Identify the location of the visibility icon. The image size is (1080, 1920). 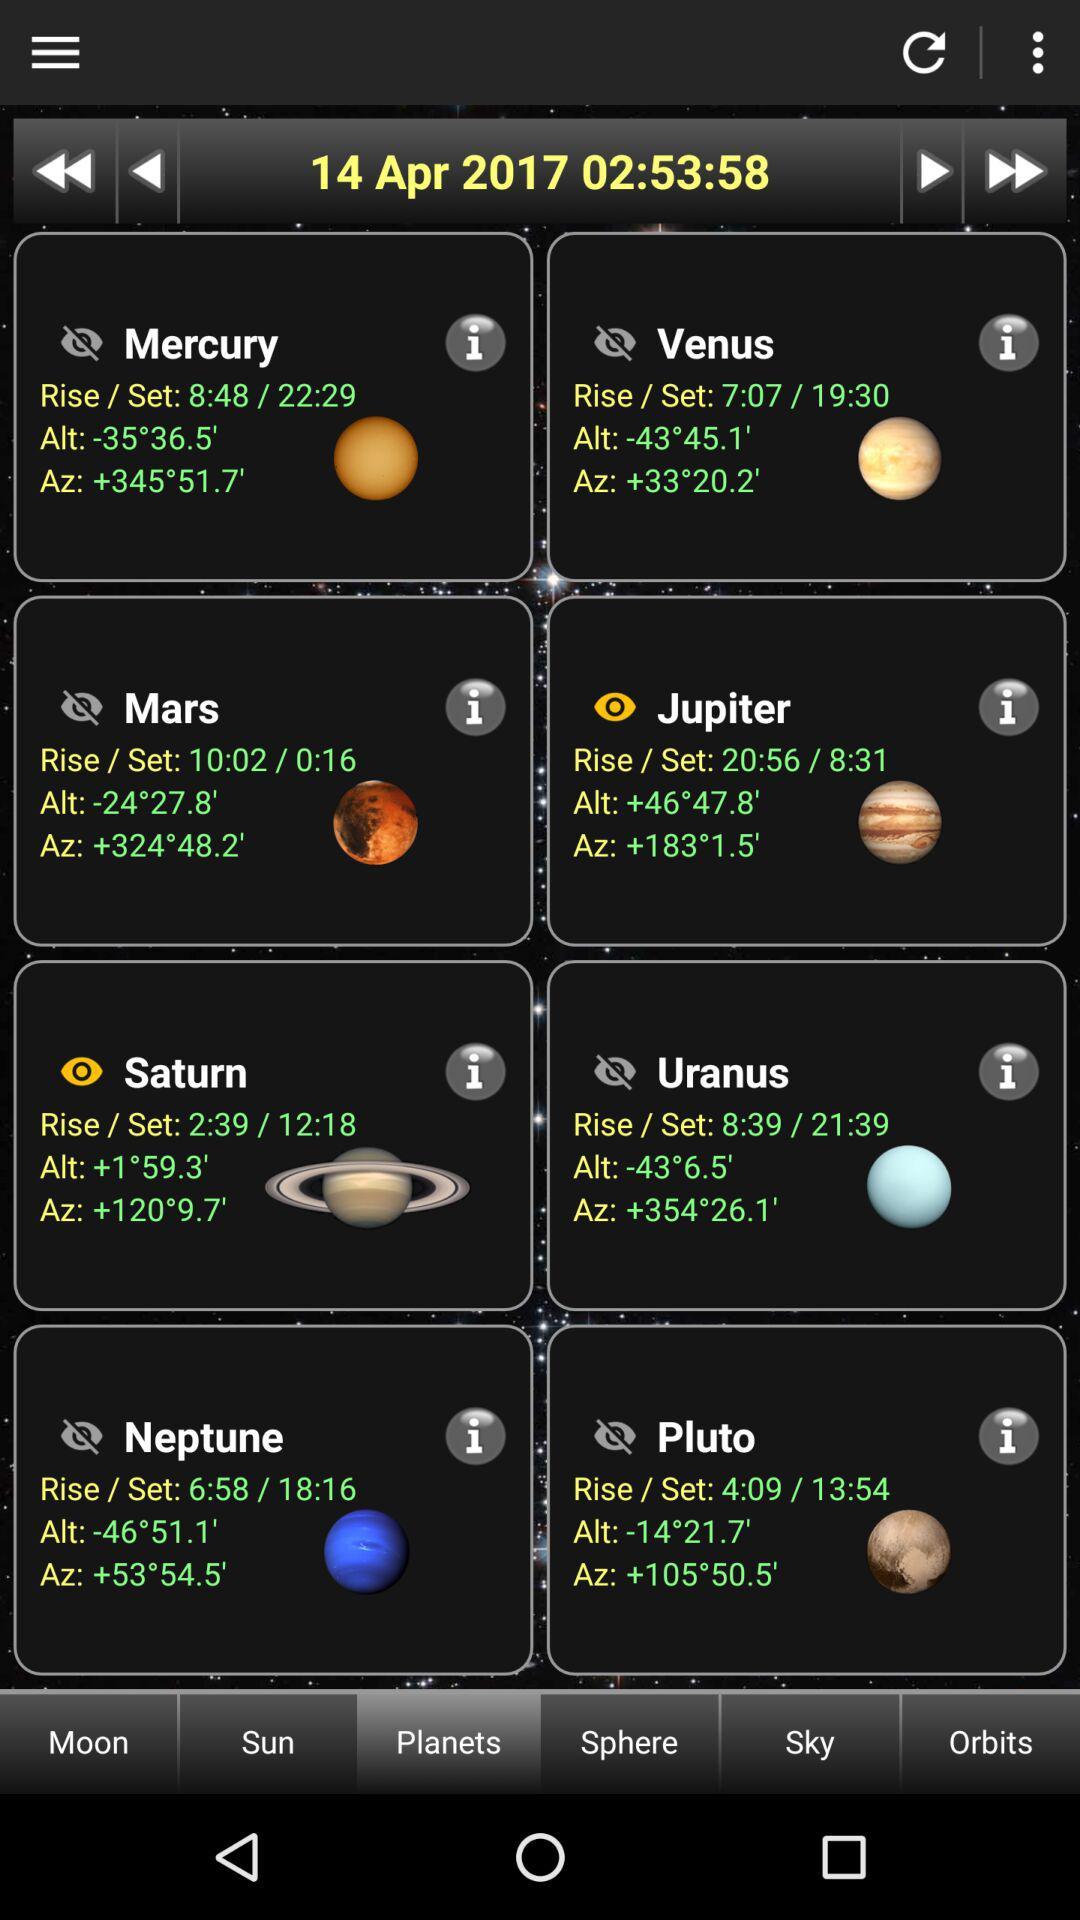
(80, 706).